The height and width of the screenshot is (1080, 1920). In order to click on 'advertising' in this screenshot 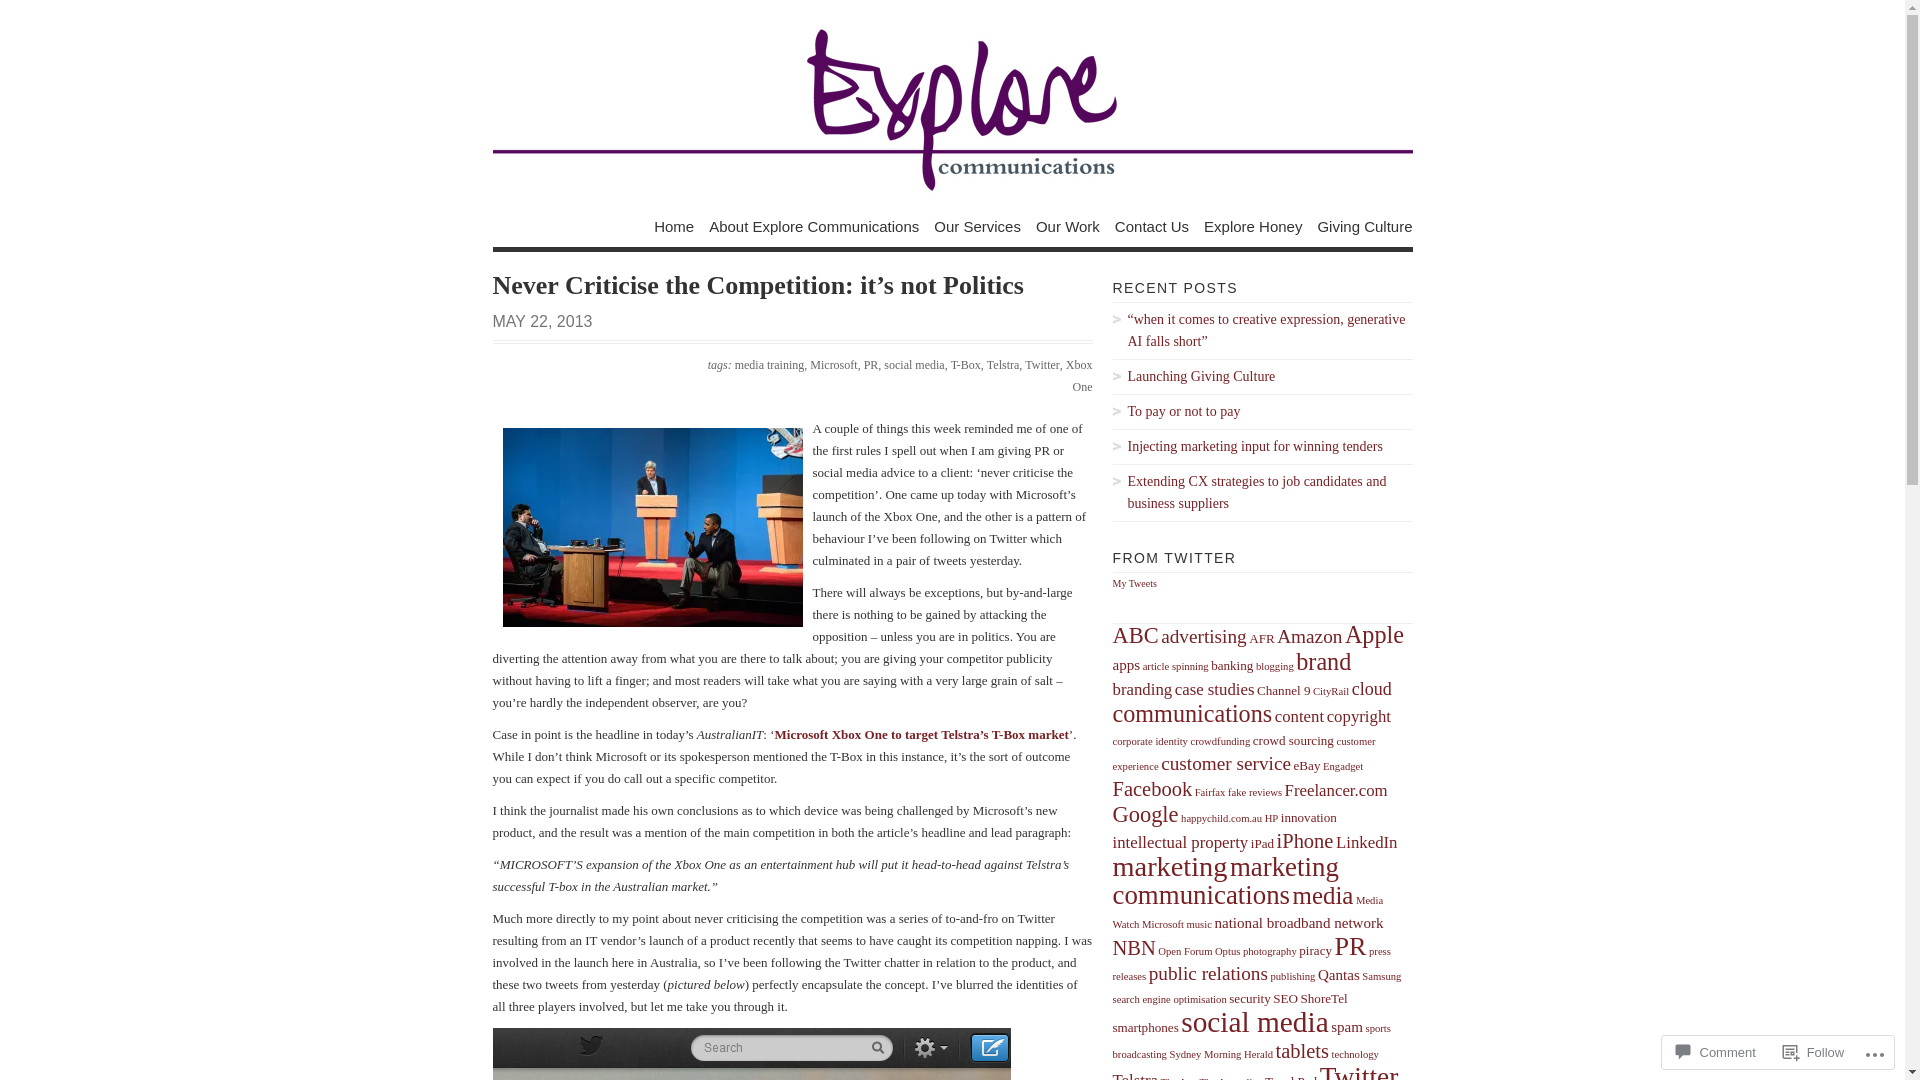, I will do `click(1161, 636)`.